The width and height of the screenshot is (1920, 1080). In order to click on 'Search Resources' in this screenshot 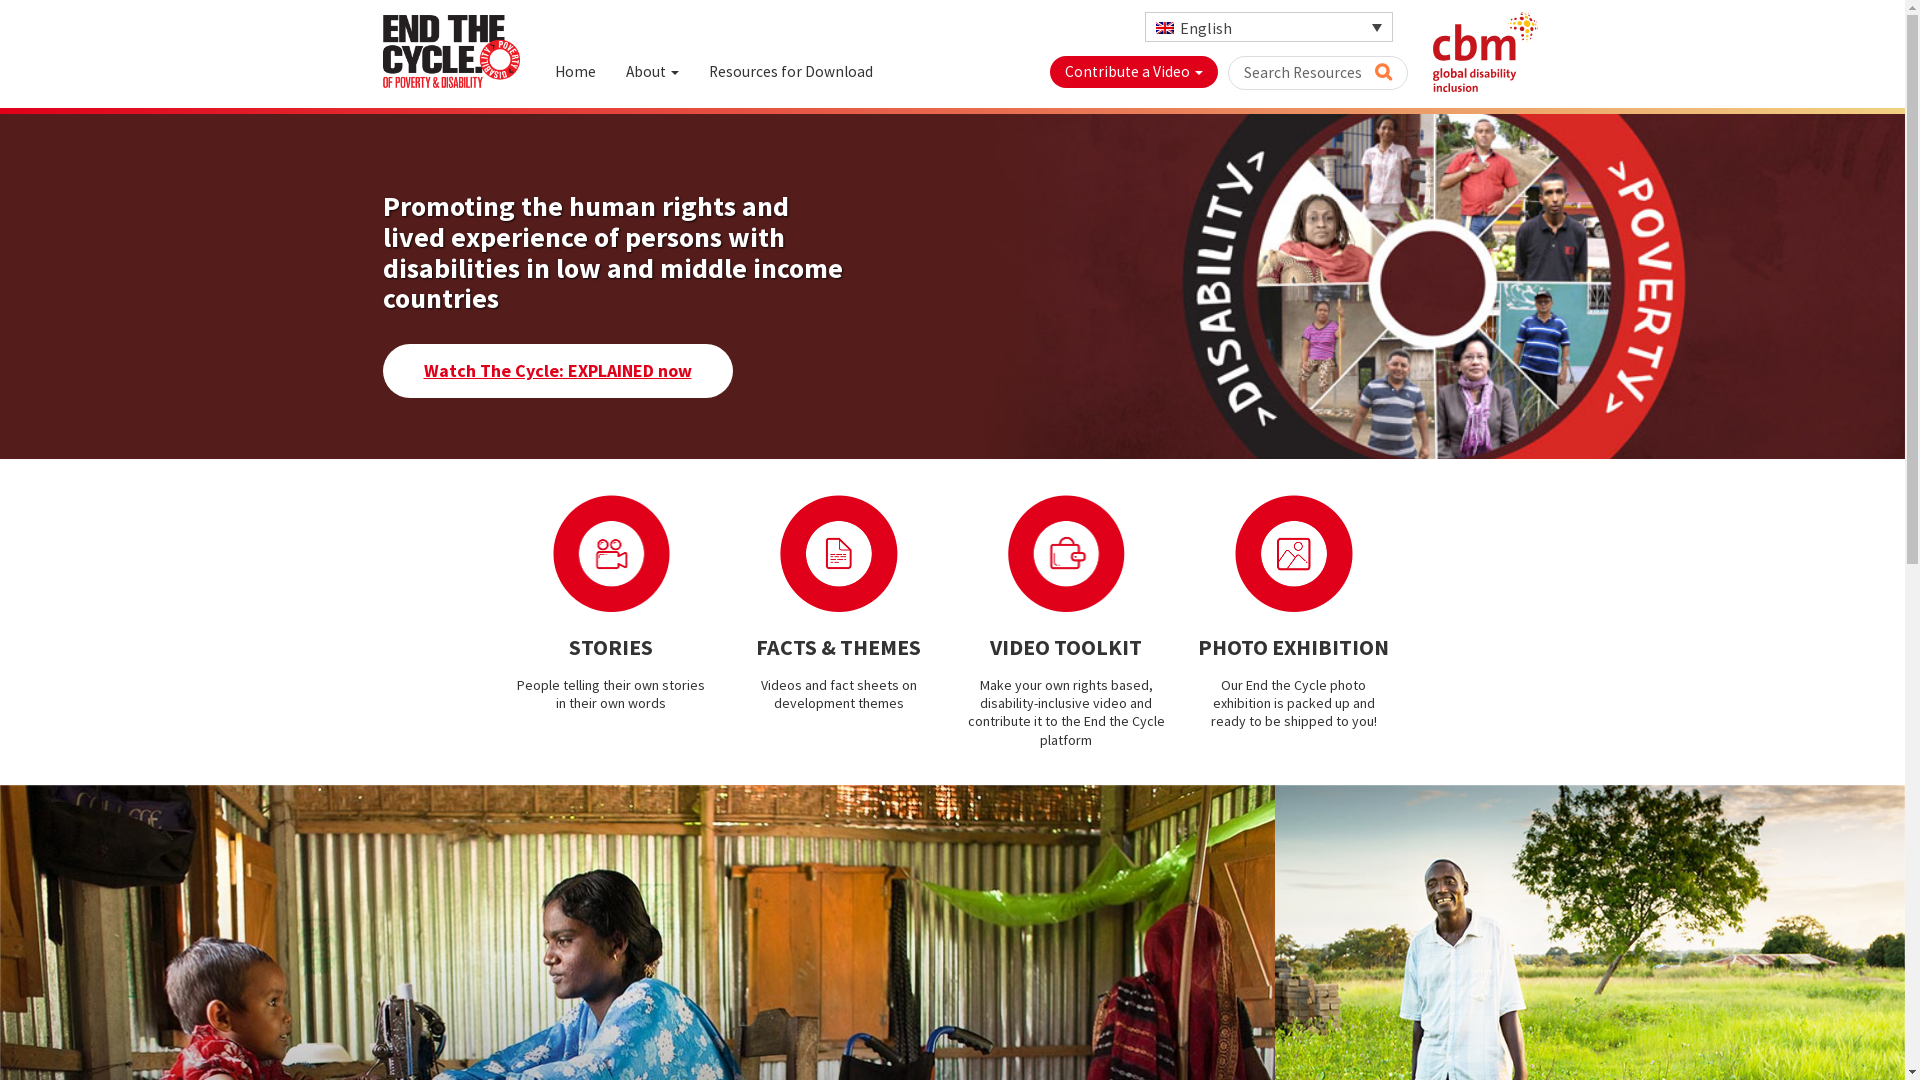, I will do `click(1318, 72)`.